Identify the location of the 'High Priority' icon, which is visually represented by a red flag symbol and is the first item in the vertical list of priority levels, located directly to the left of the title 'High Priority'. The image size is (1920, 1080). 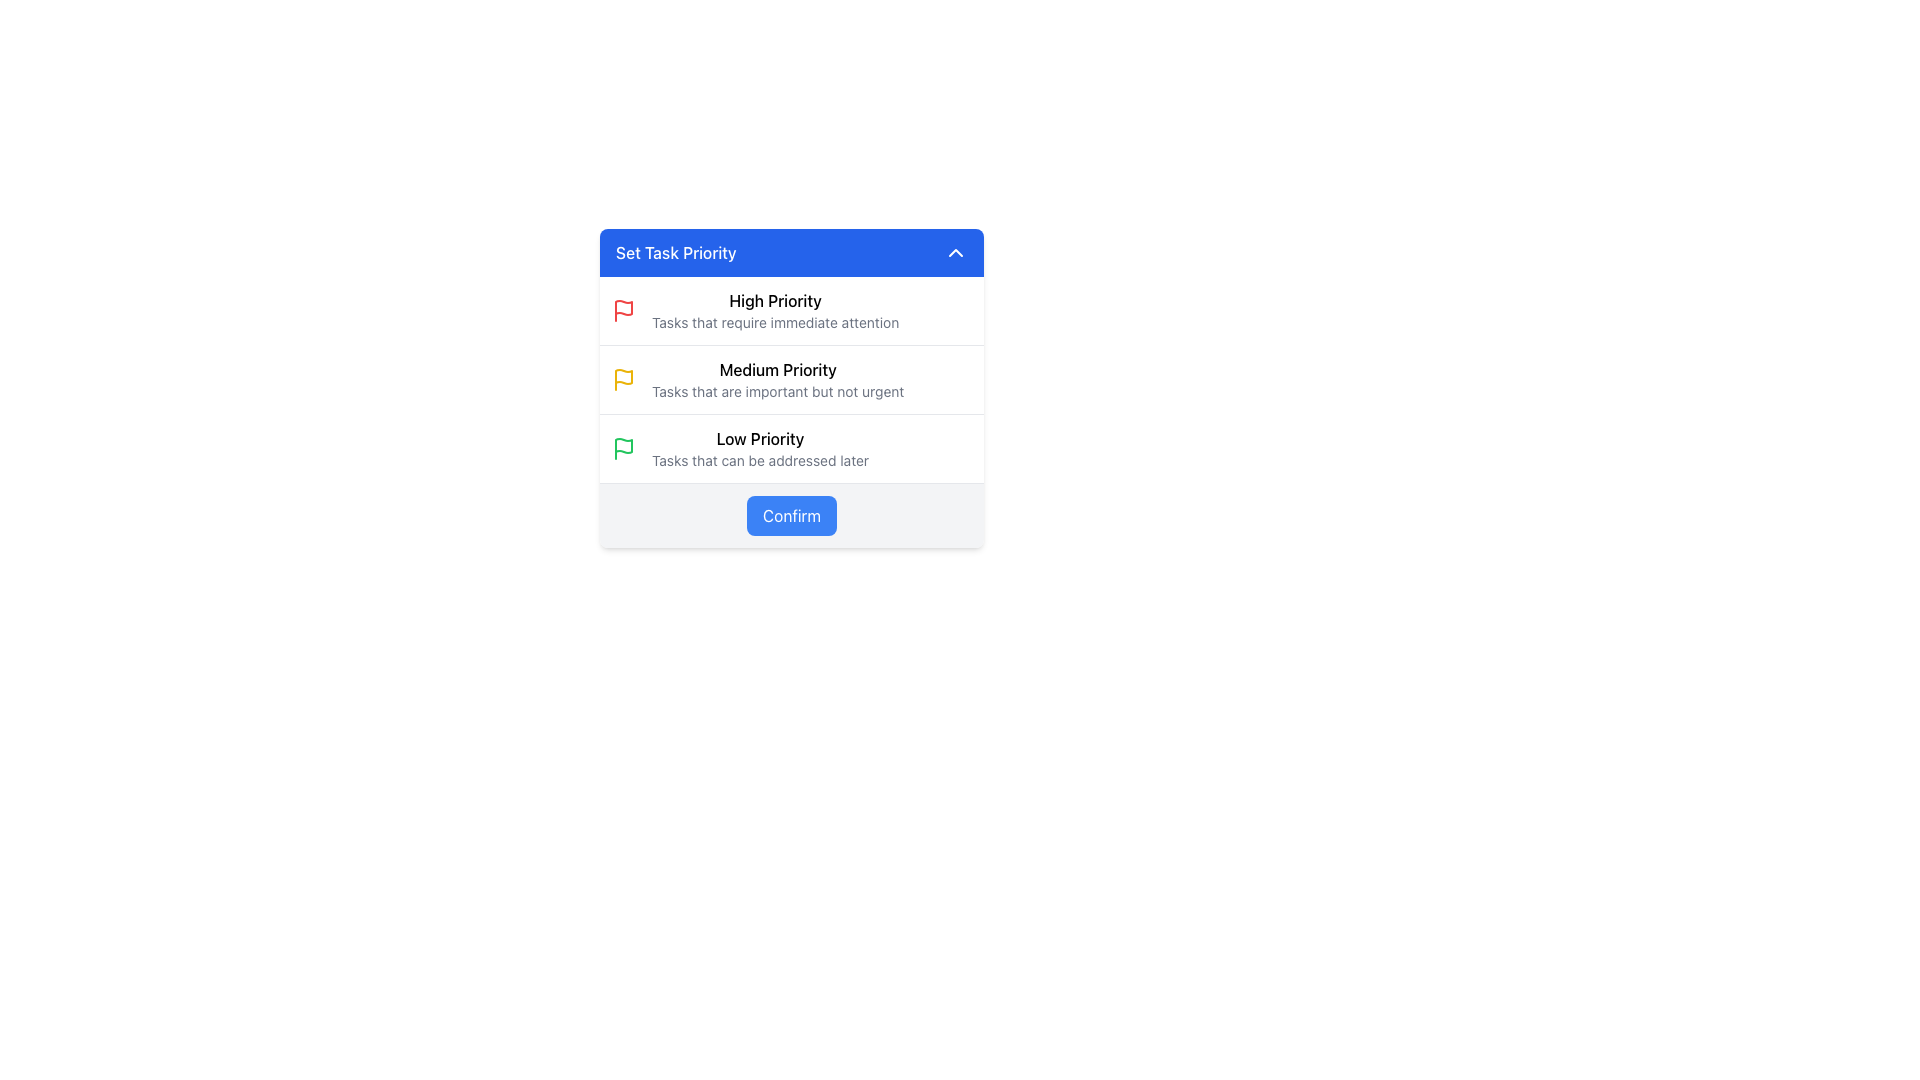
(623, 311).